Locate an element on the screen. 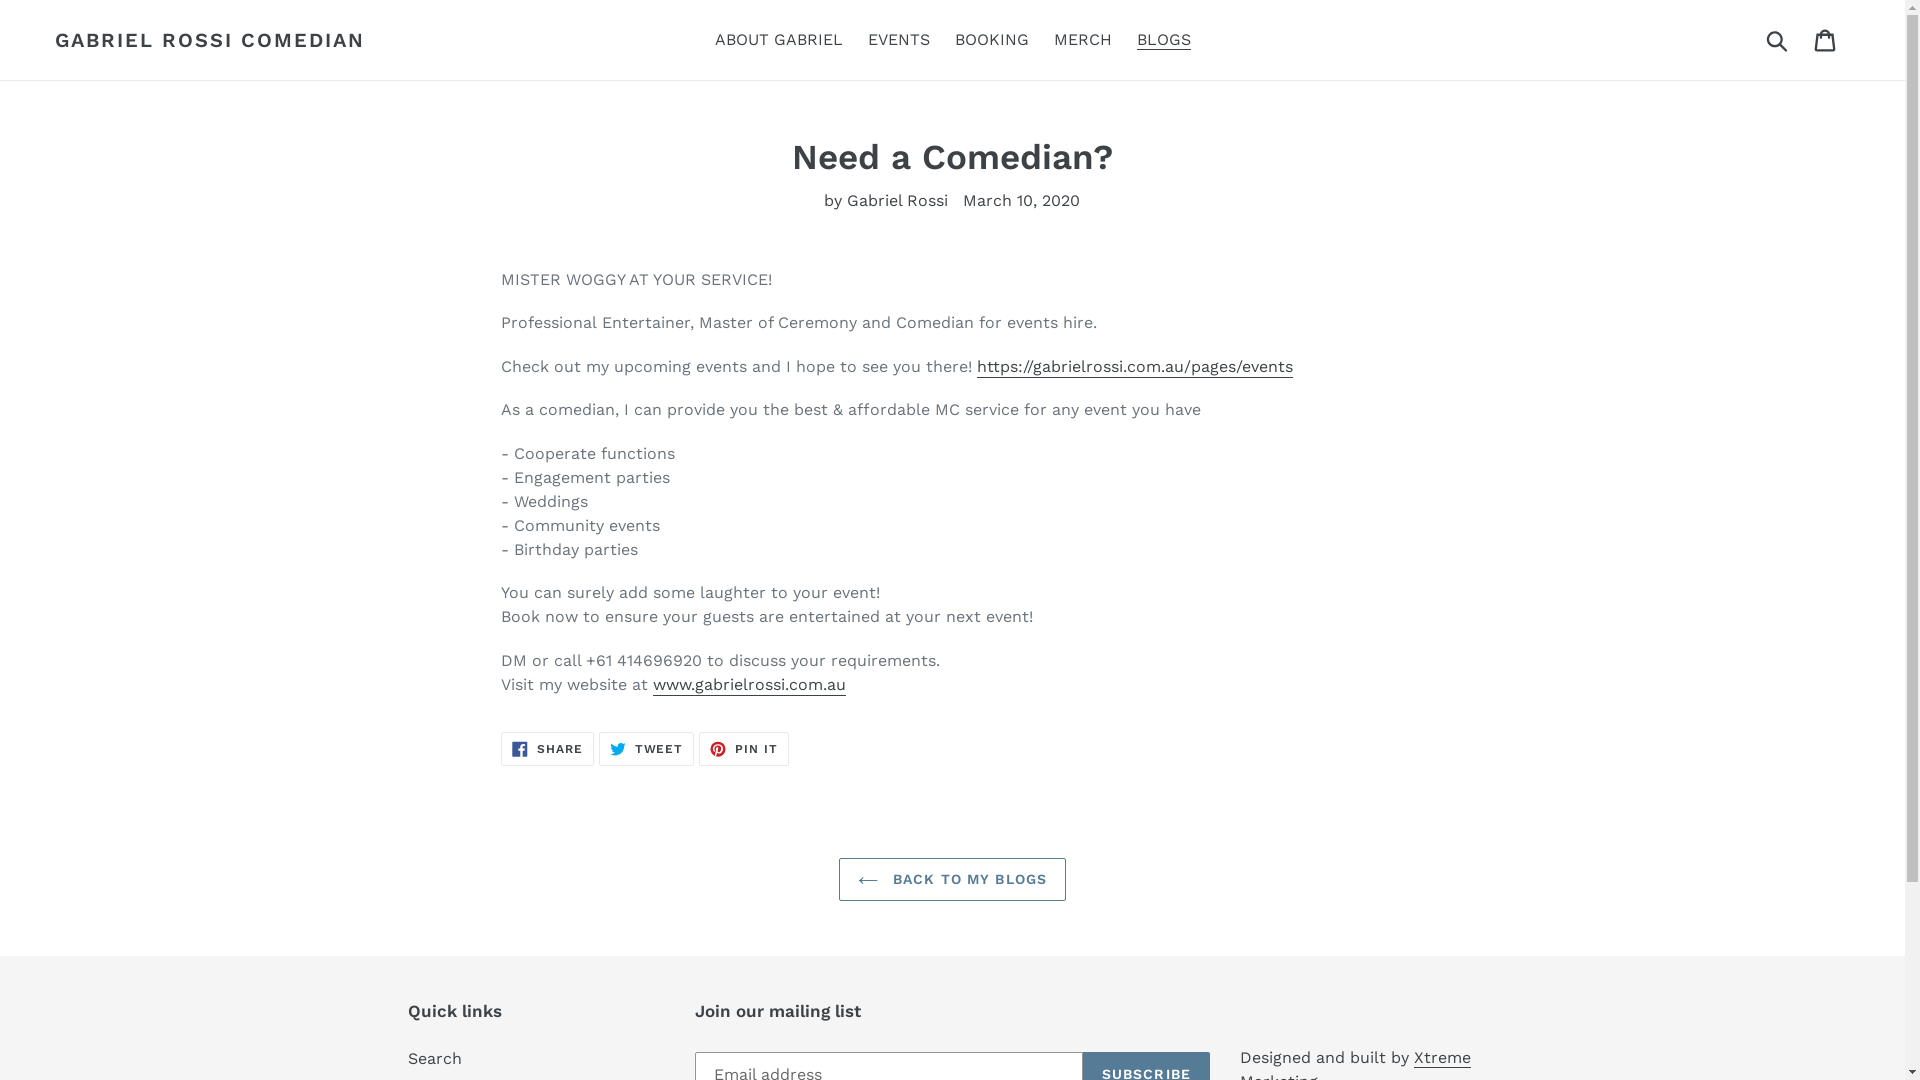  'GABRIEL ROSSI COMEDIAN' is located at coordinates (210, 39).